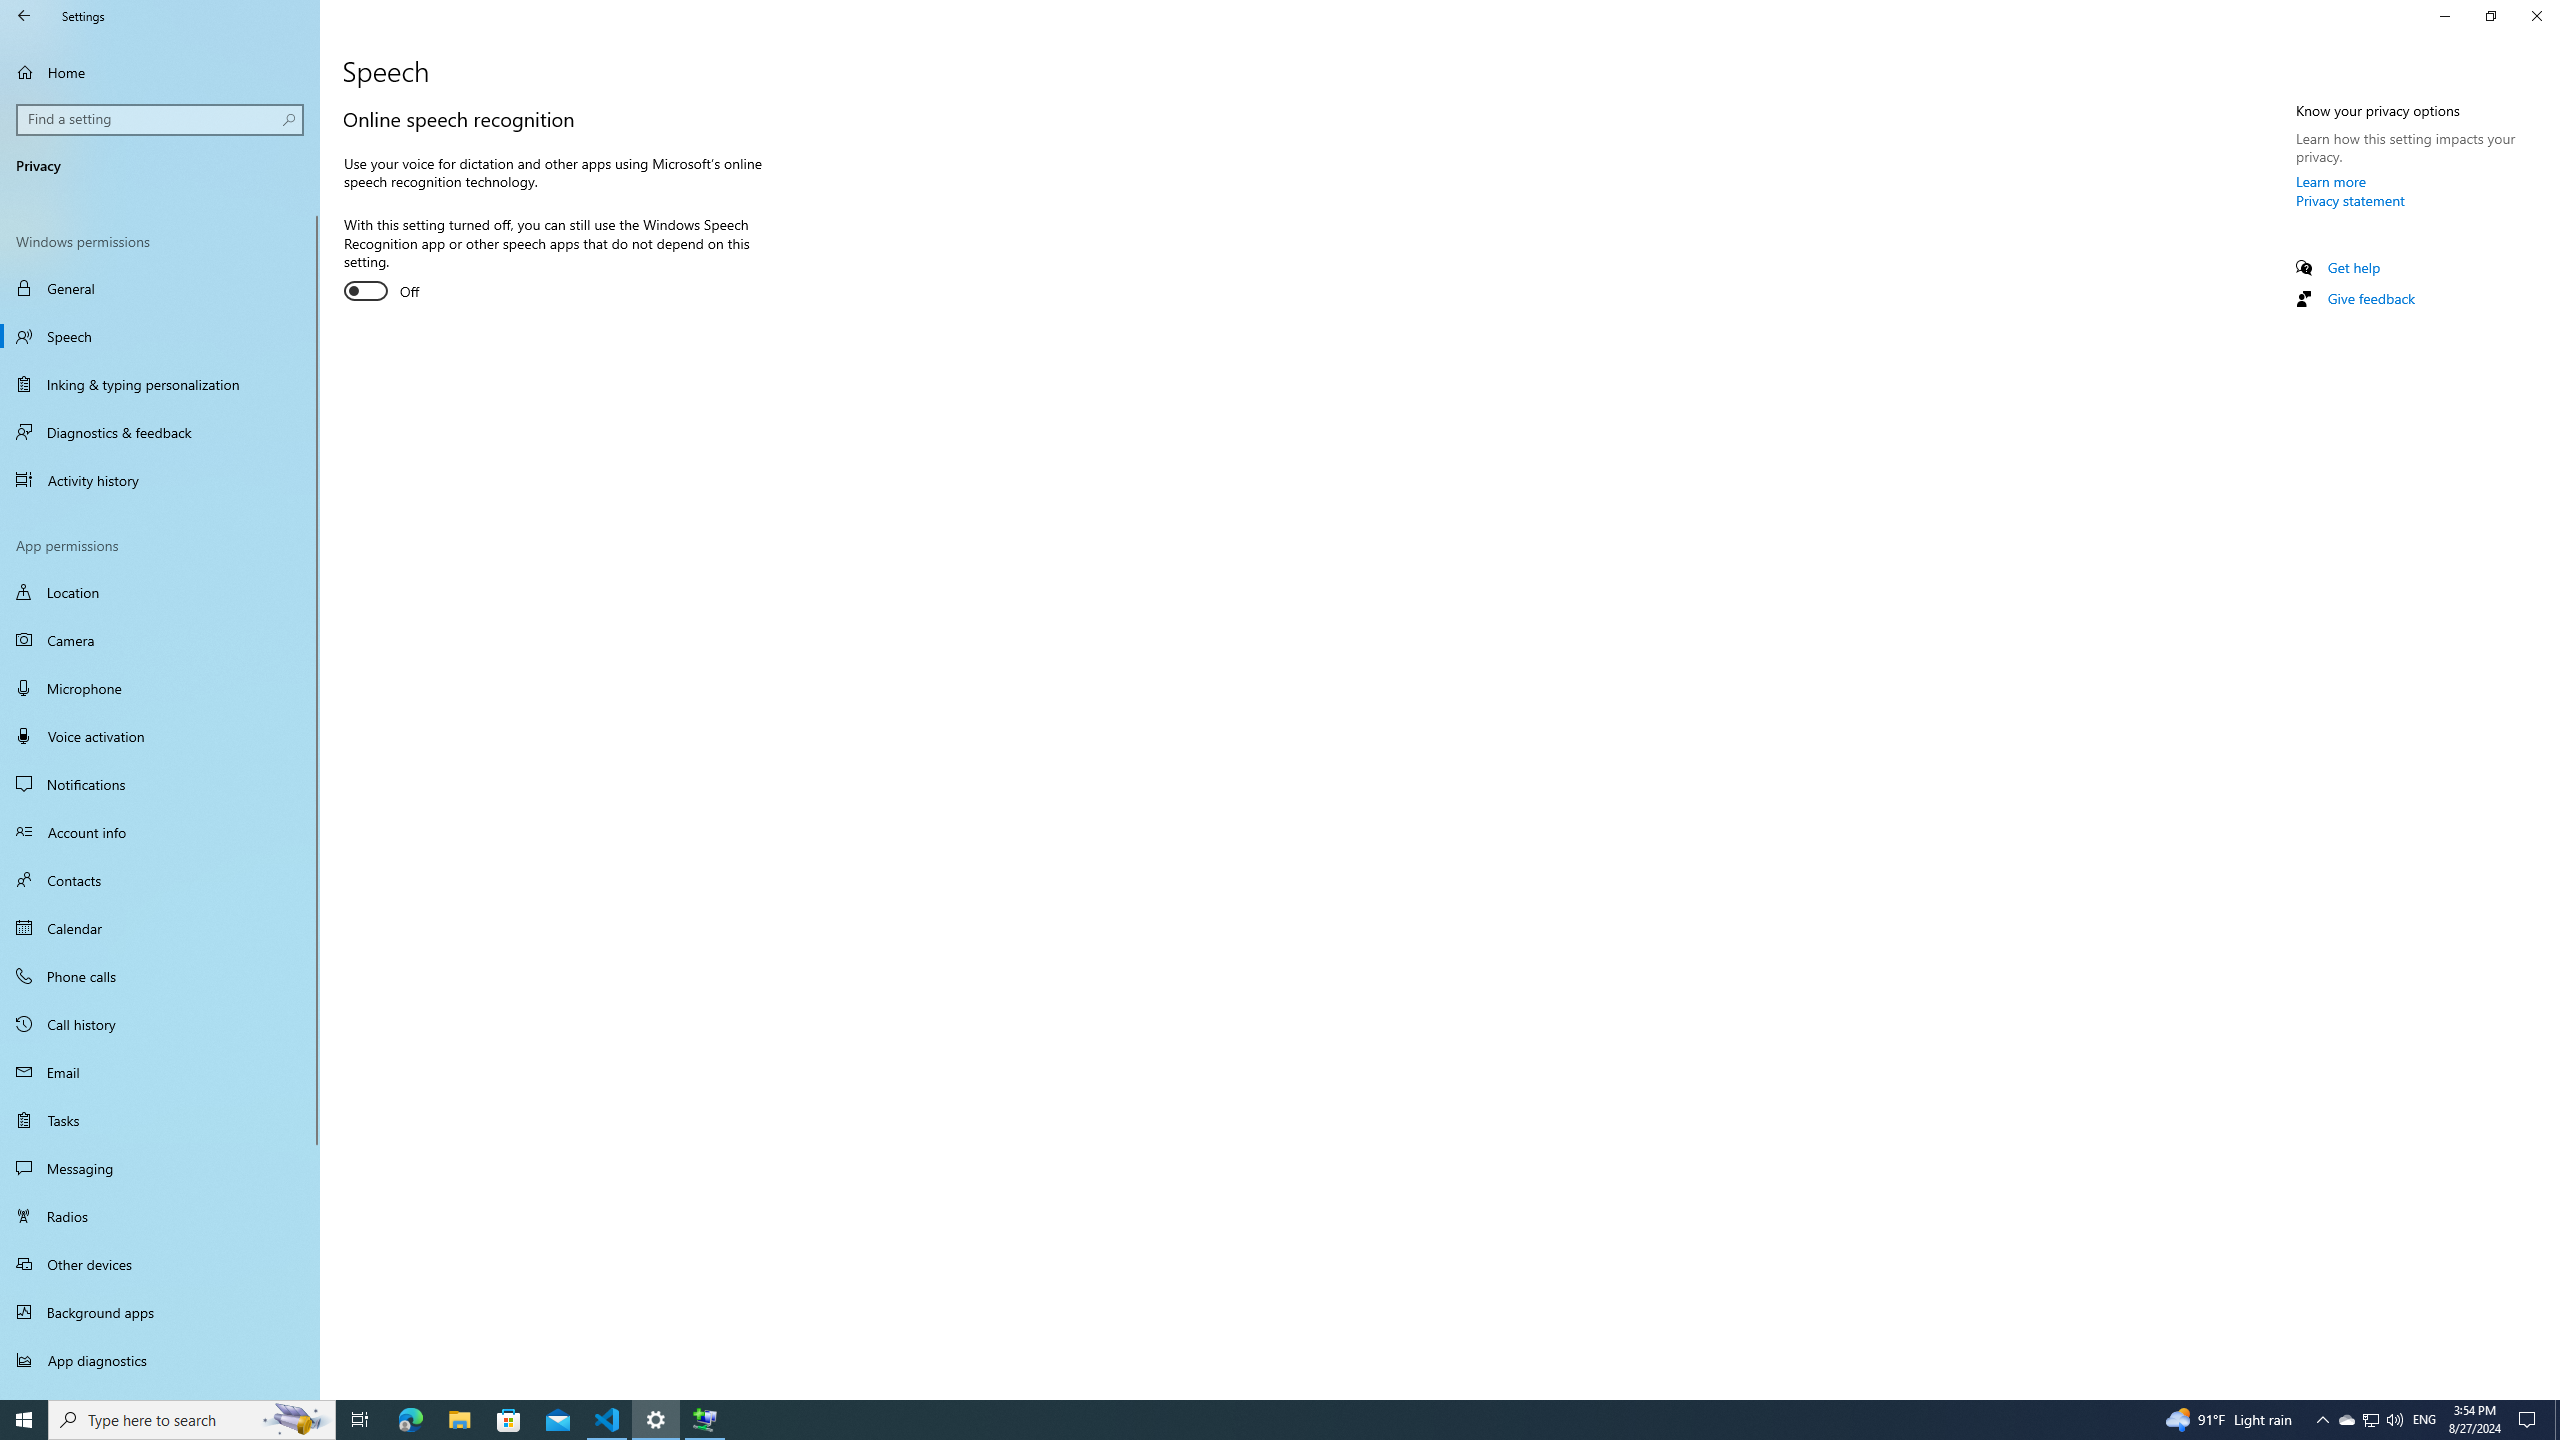 The width and height of the screenshot is (2560, 1440). Describe the element at coordinates (159, 382) in the screenshot. I see `'Inking & typing personalization'` at that location.